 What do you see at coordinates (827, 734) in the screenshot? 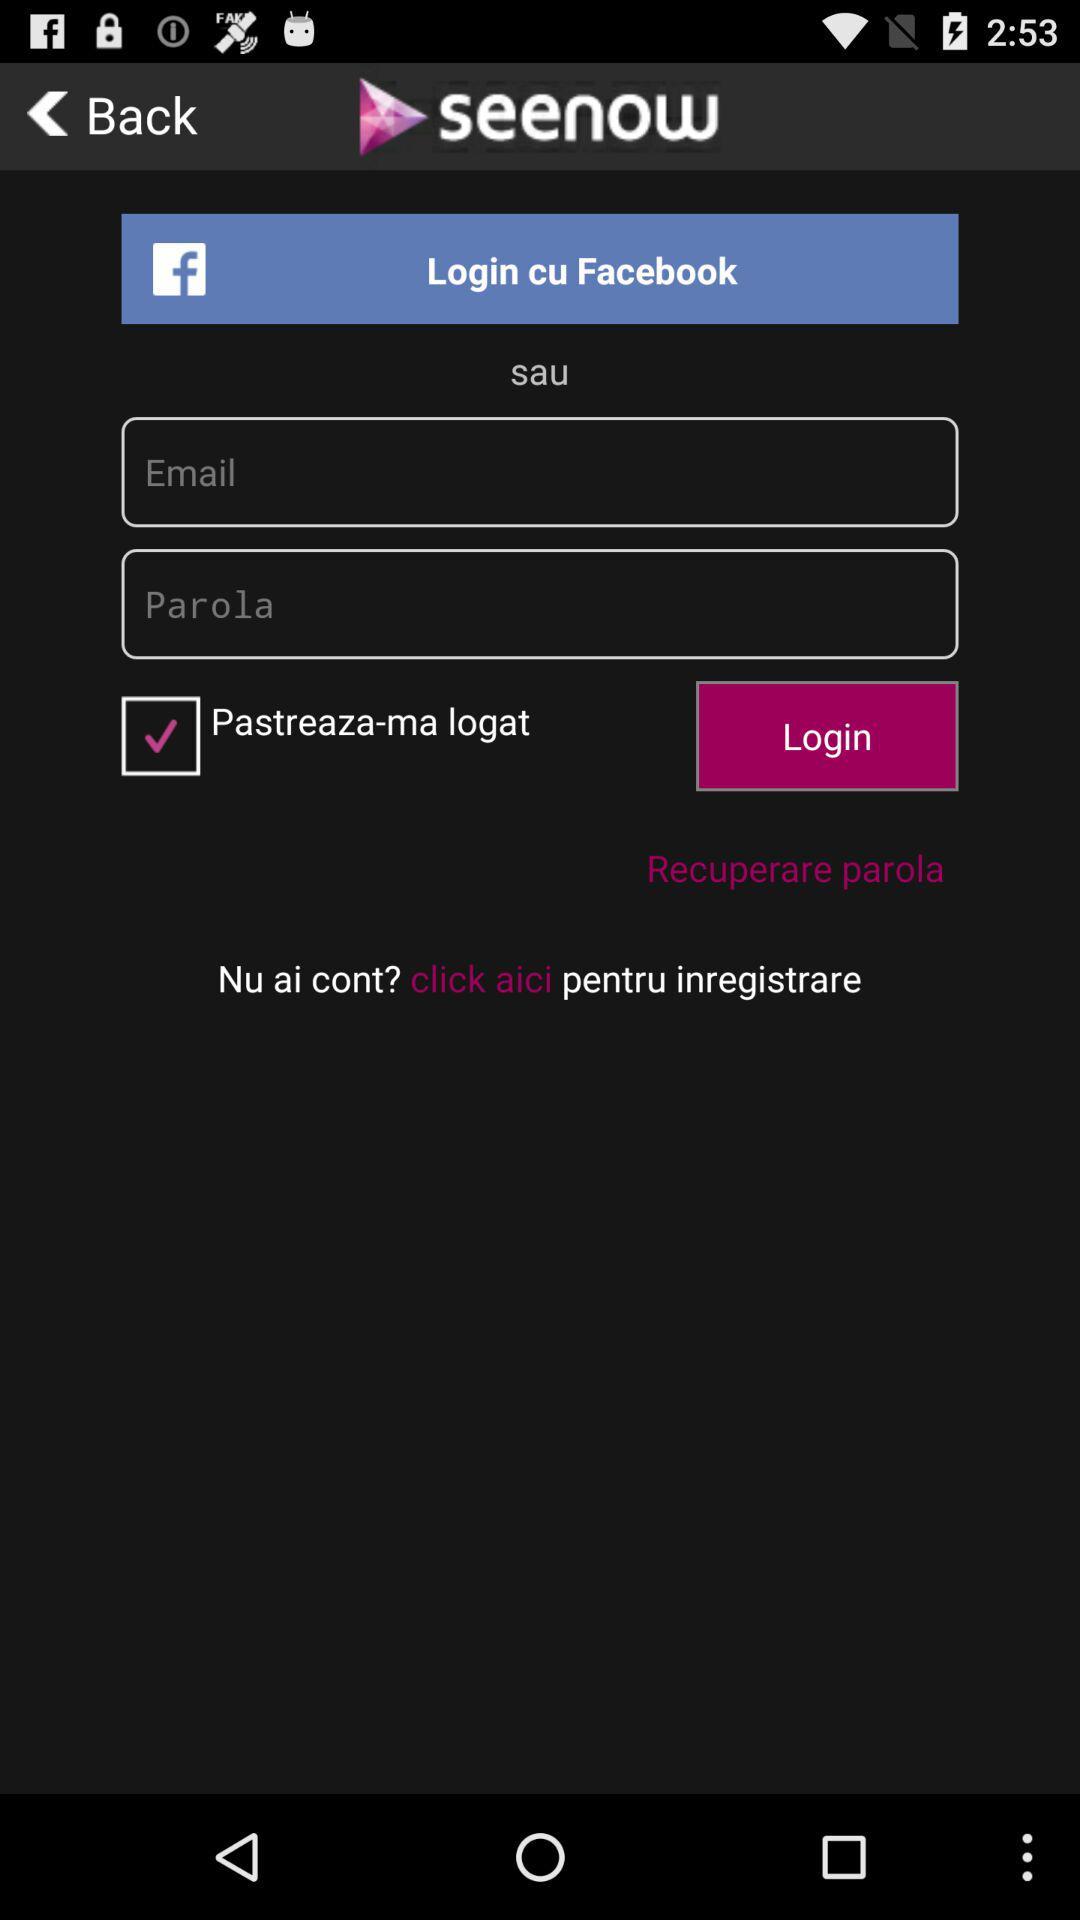
I see `login icon` at bounding box center [827, 734].